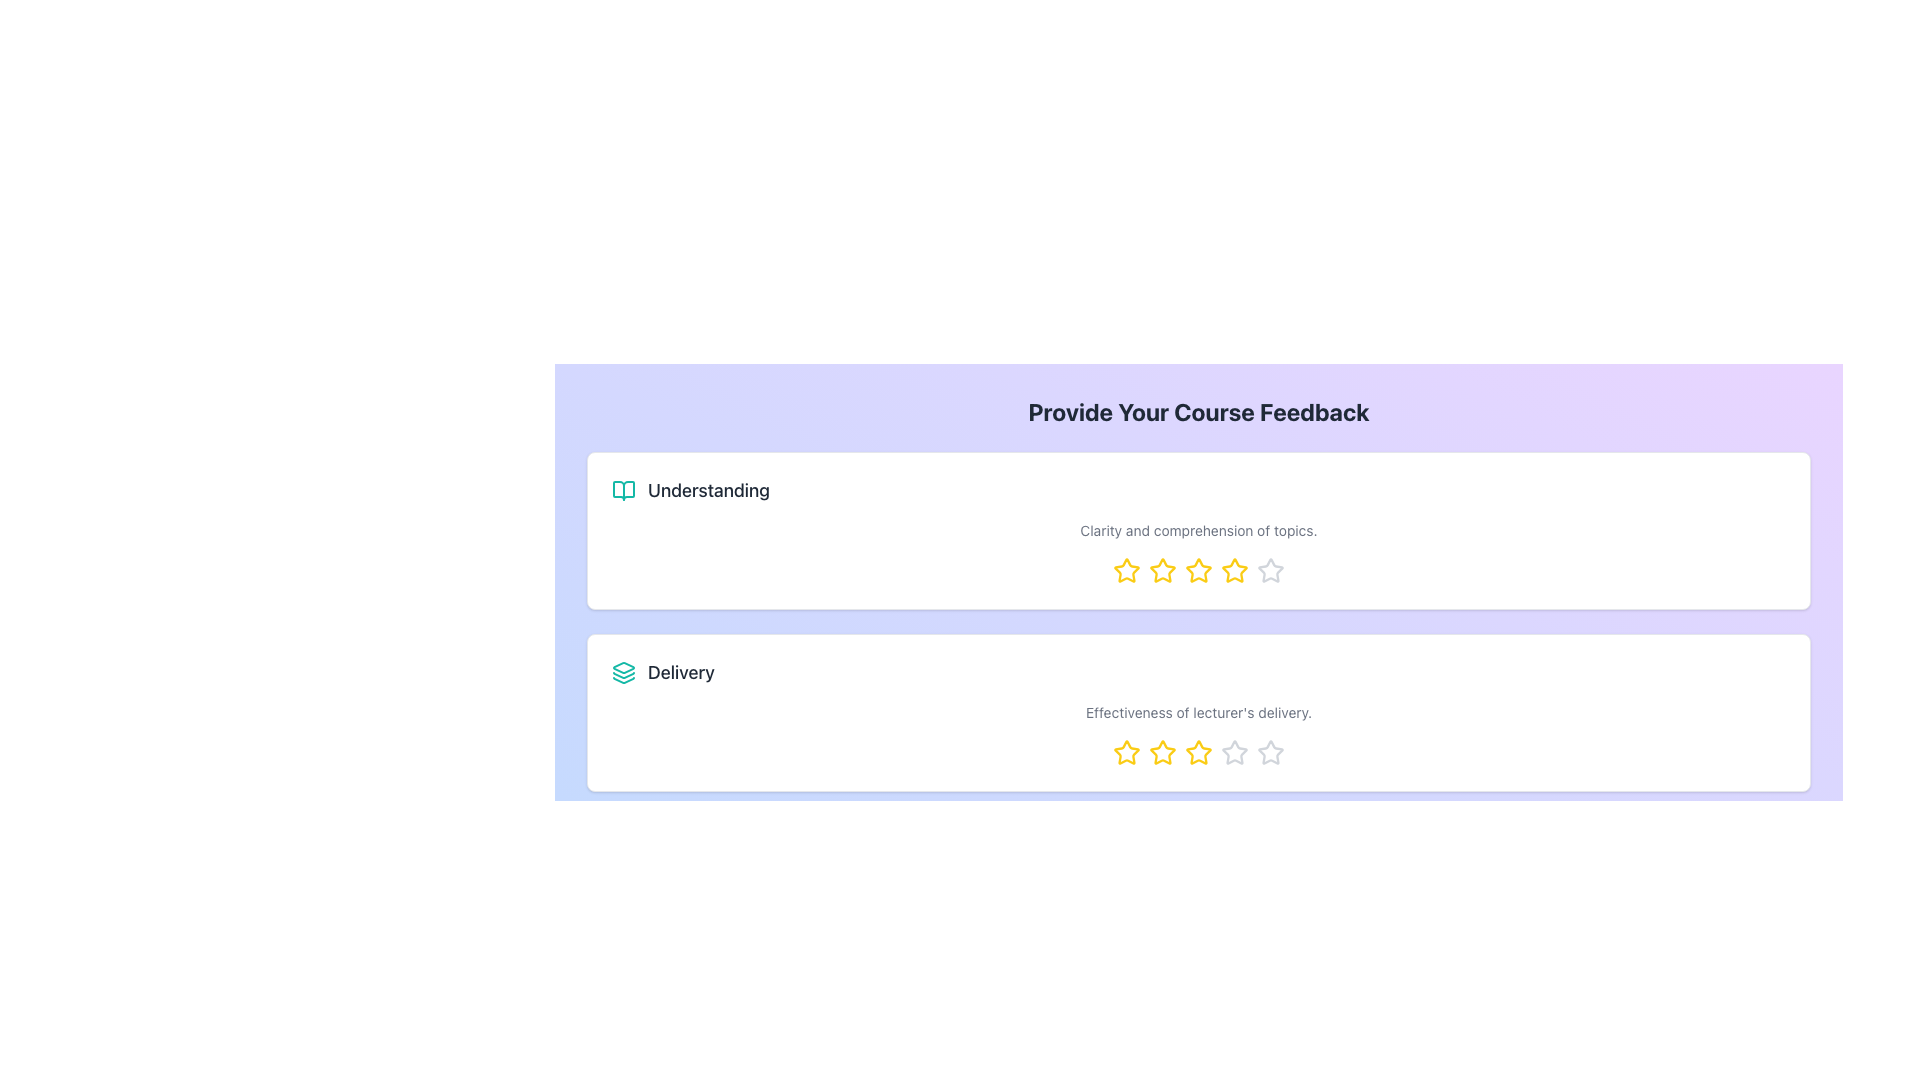  I want to click on the second star in the horizontal row for 'Understanding' feedback section, so click(1127, 570).